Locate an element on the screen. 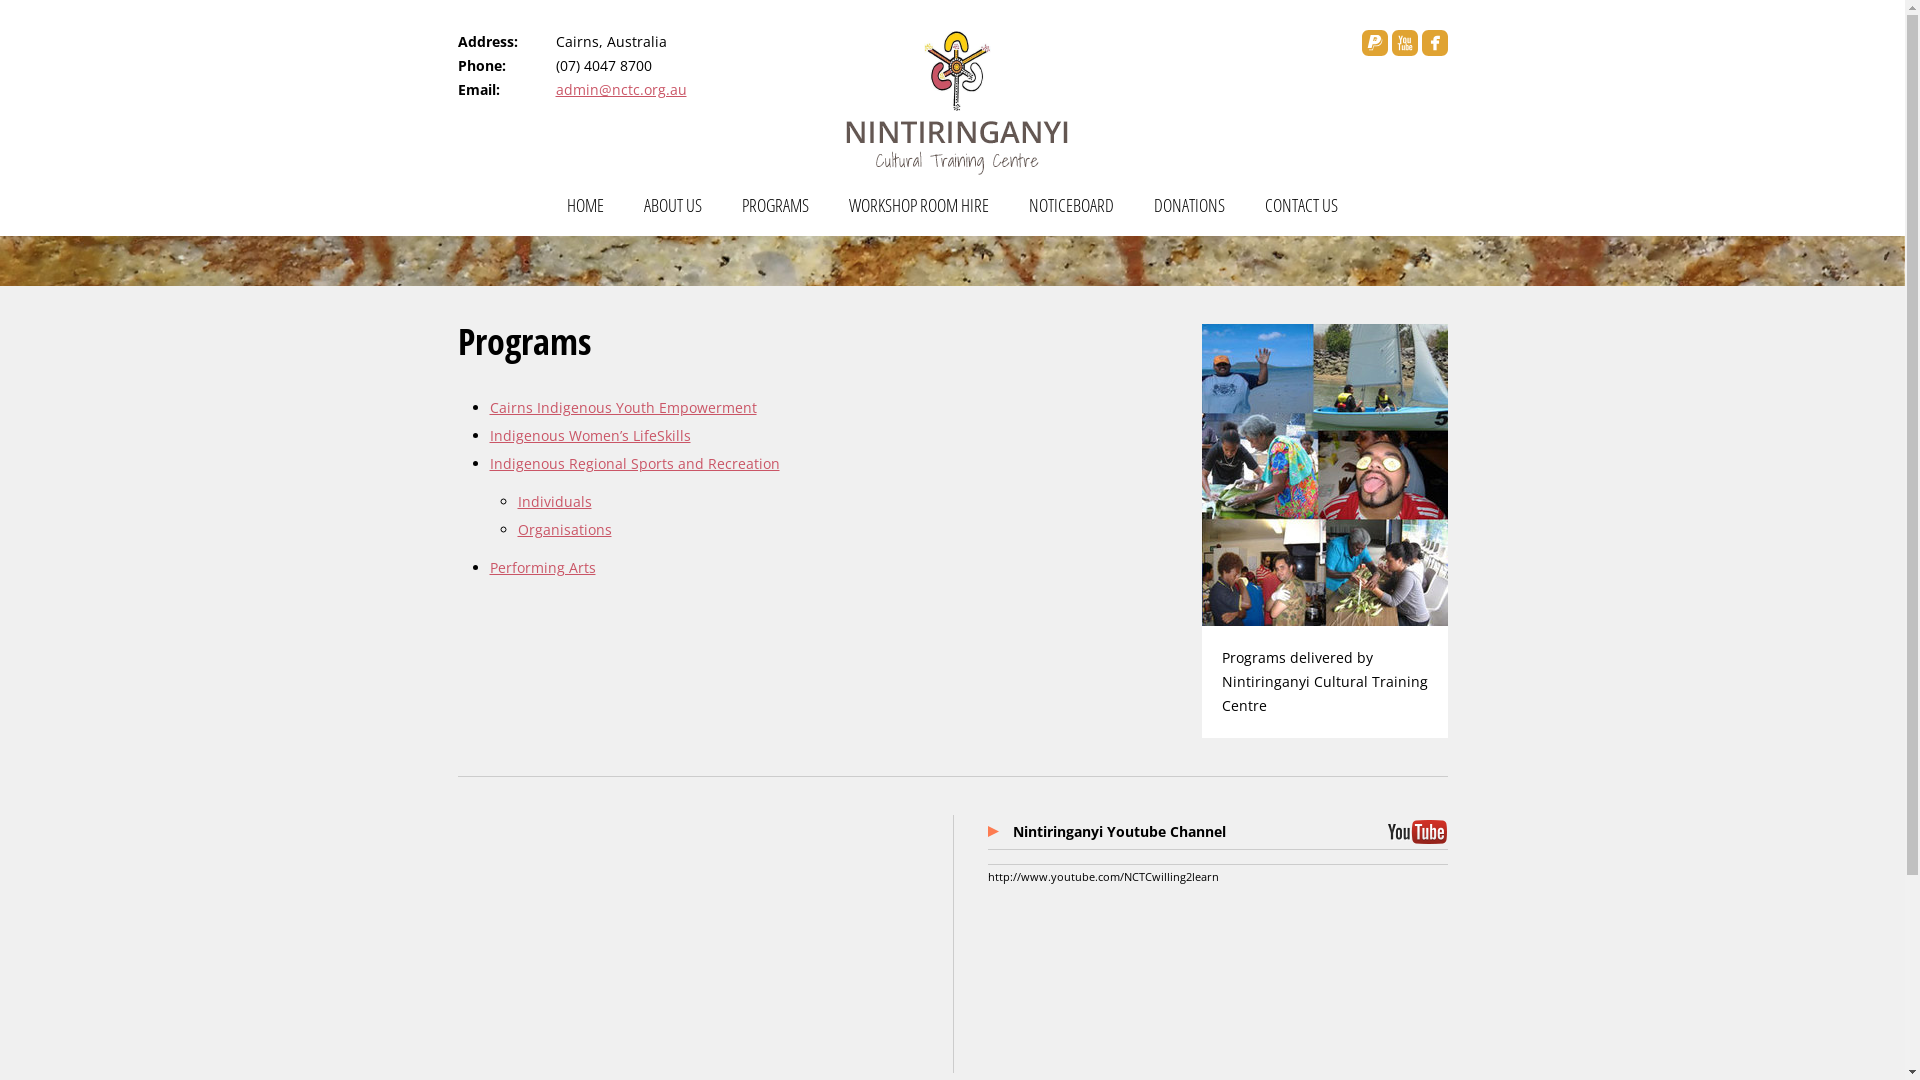 Image resolution: width=1920 pixels, height=1080 pixels. 'HOME' is located at coordinates (547, 212).